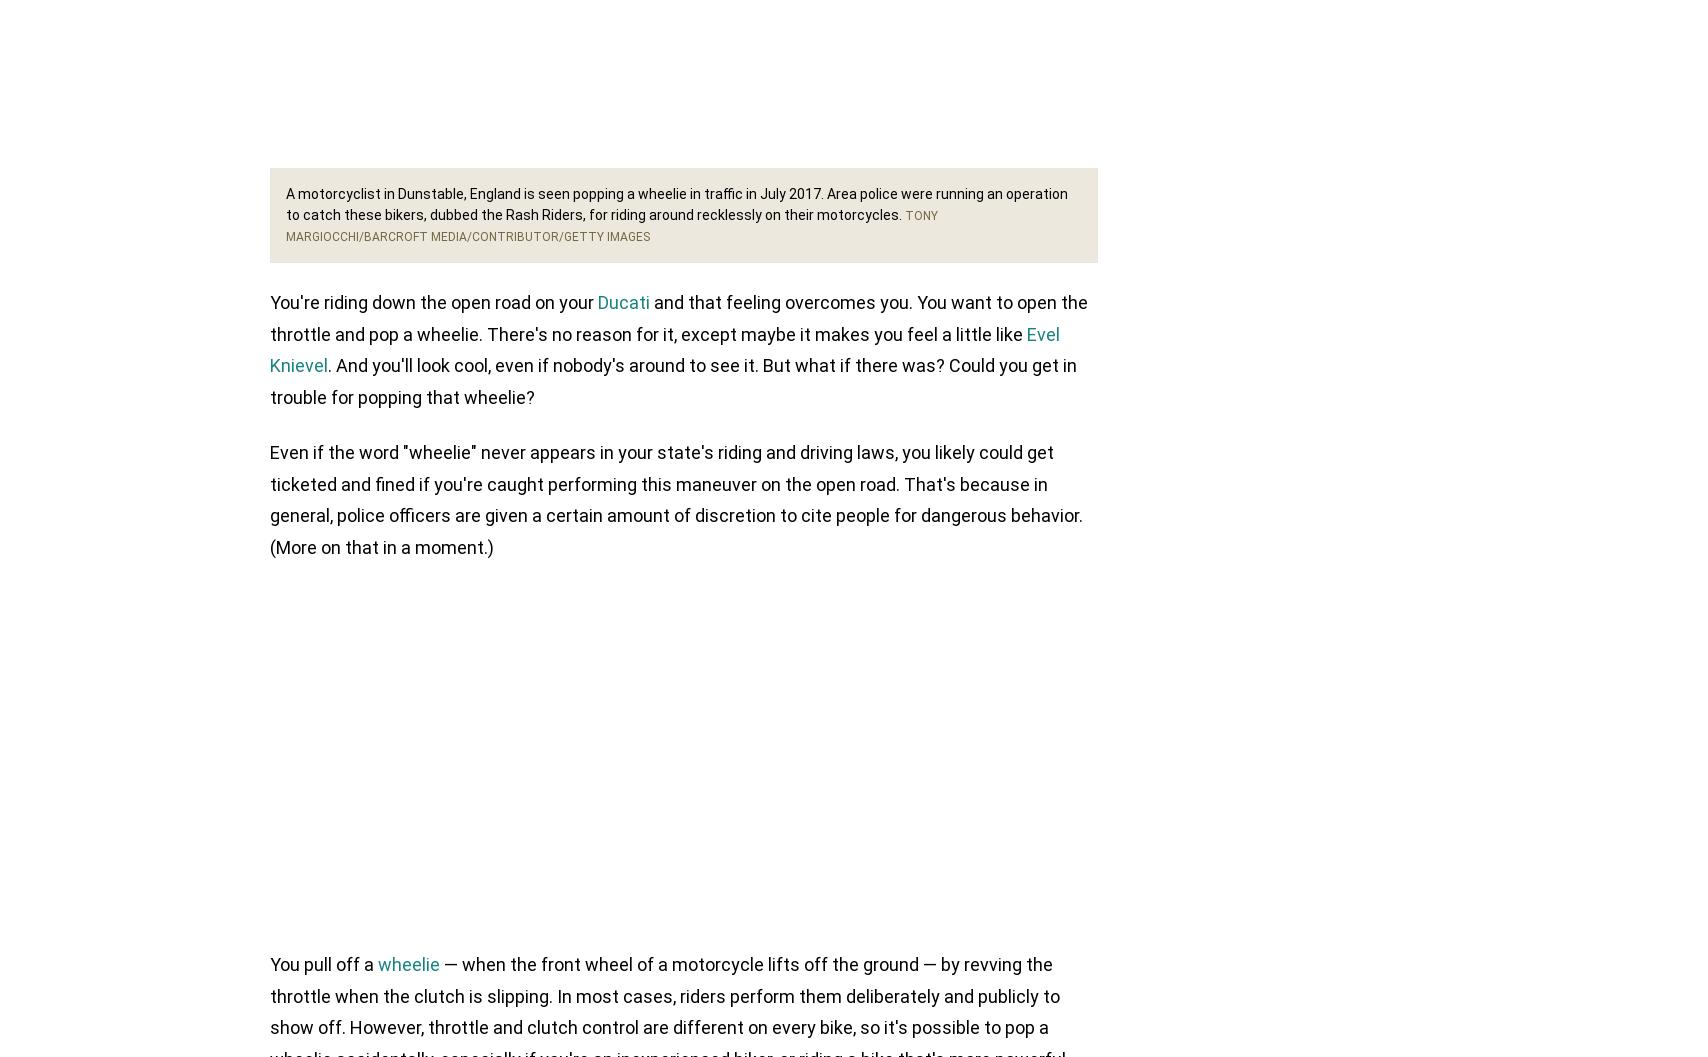  I want to click on 'and that feeling overcomes you. You want to open the throttle and pop a wheelie. There's no reason for it, except maybe it makes you feel a little like', so click(678, 318).